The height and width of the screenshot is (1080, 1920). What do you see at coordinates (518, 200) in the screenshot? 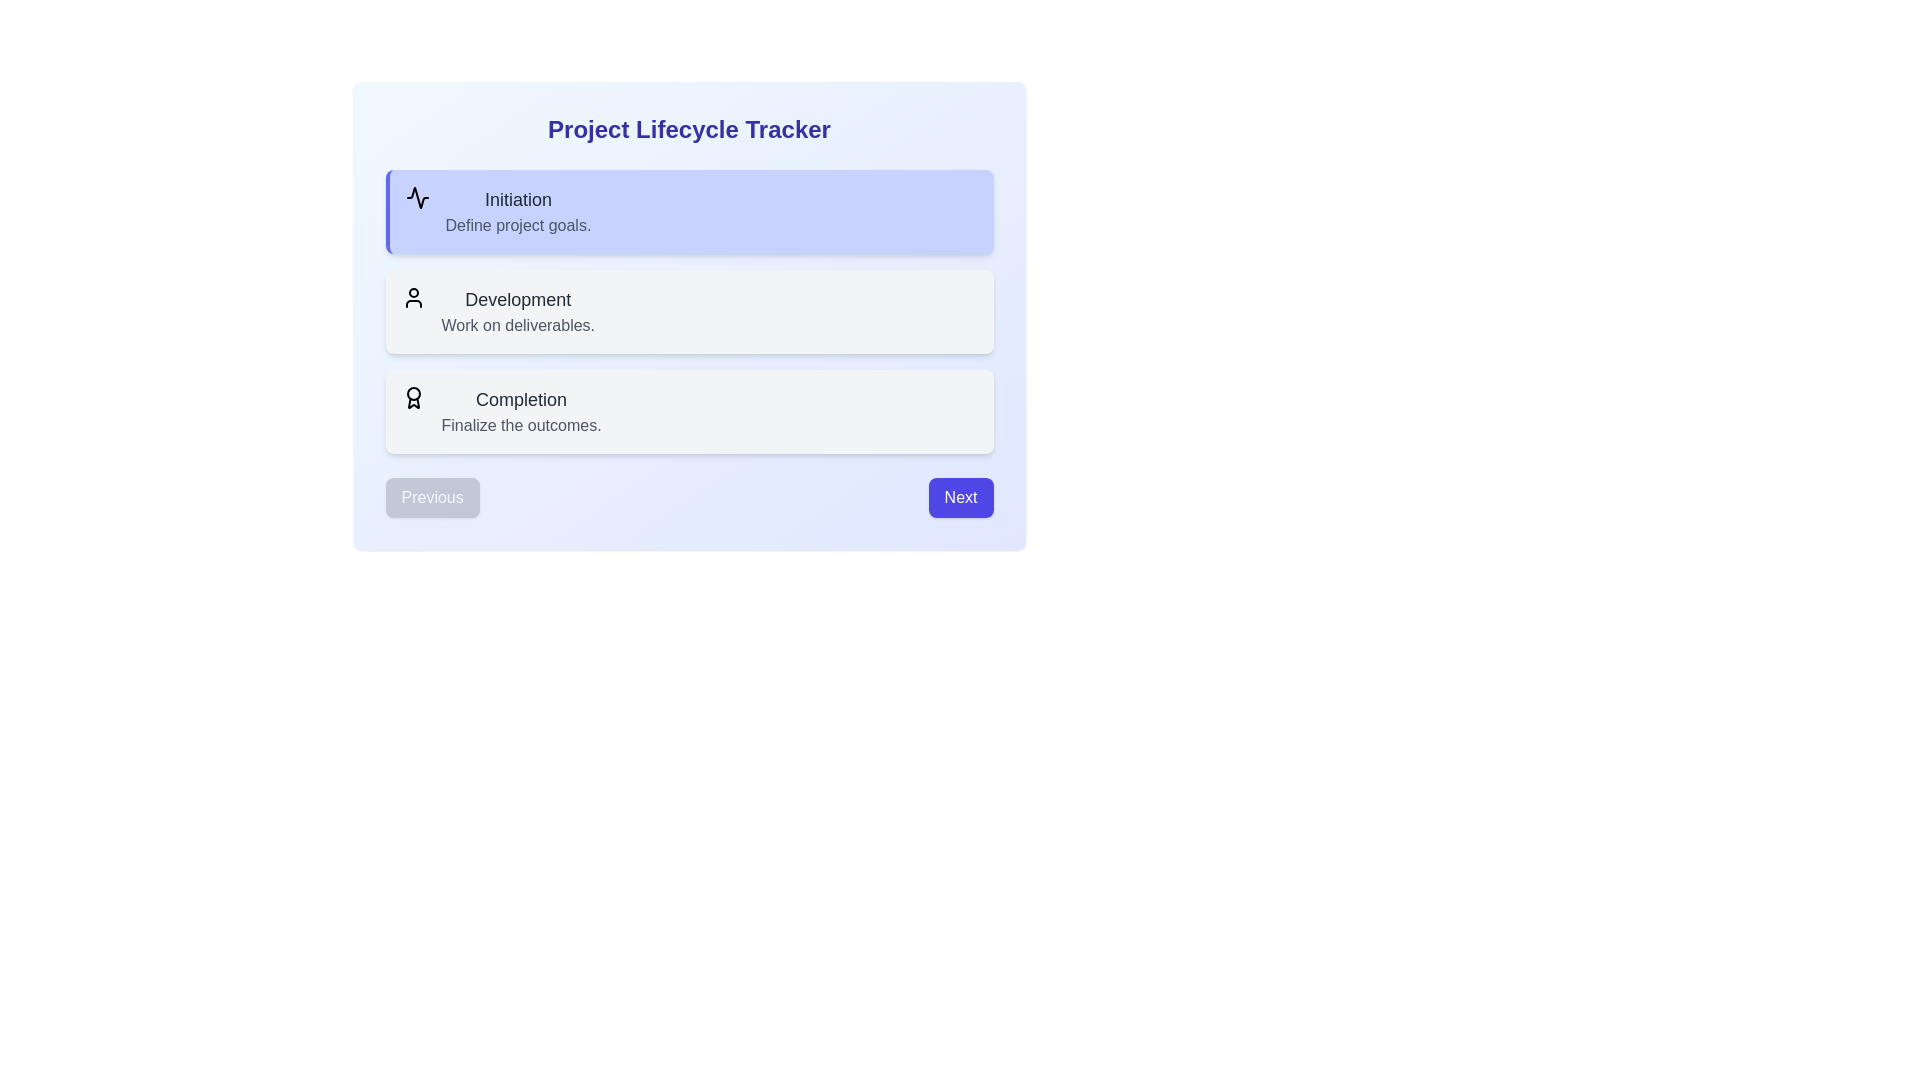
I see `the text label indicating 'Define project goals.' which serves as the header for the first section in the Project Lifecycle Tracker interface` at bounding box center [518, 200].